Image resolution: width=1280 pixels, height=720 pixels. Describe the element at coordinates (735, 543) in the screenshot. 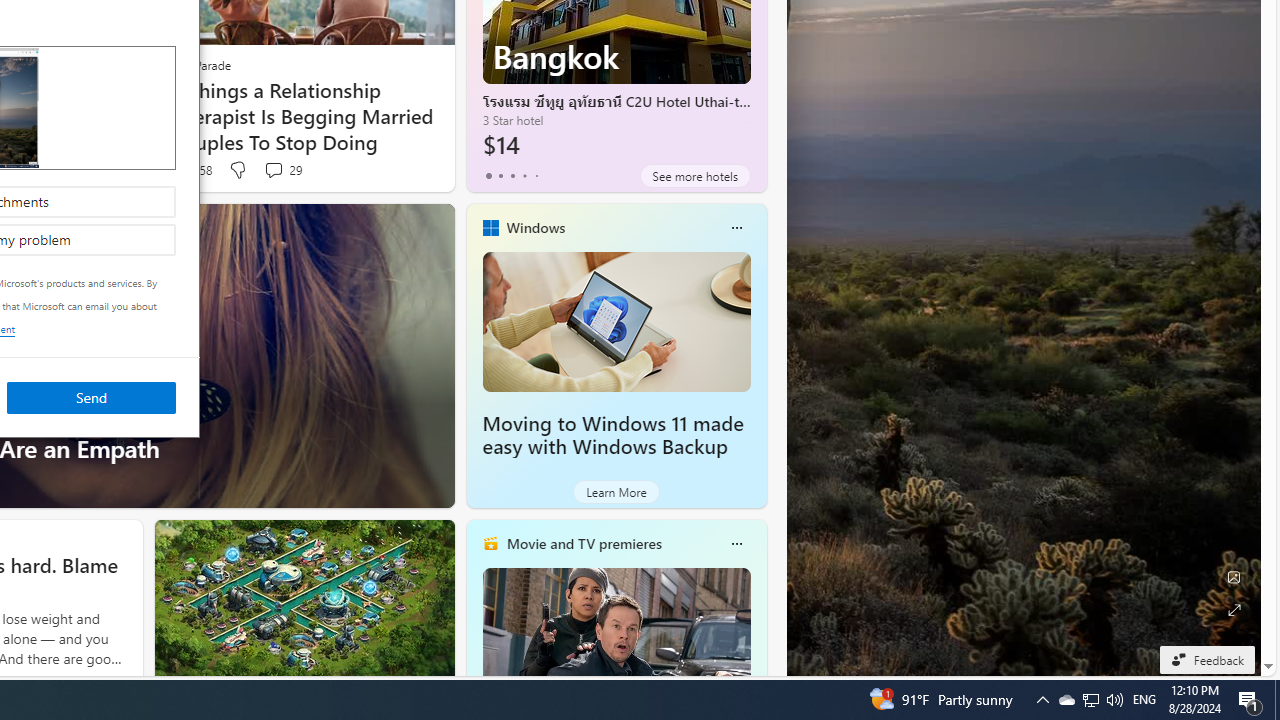

I see `'Class: icon-img'` at that location.